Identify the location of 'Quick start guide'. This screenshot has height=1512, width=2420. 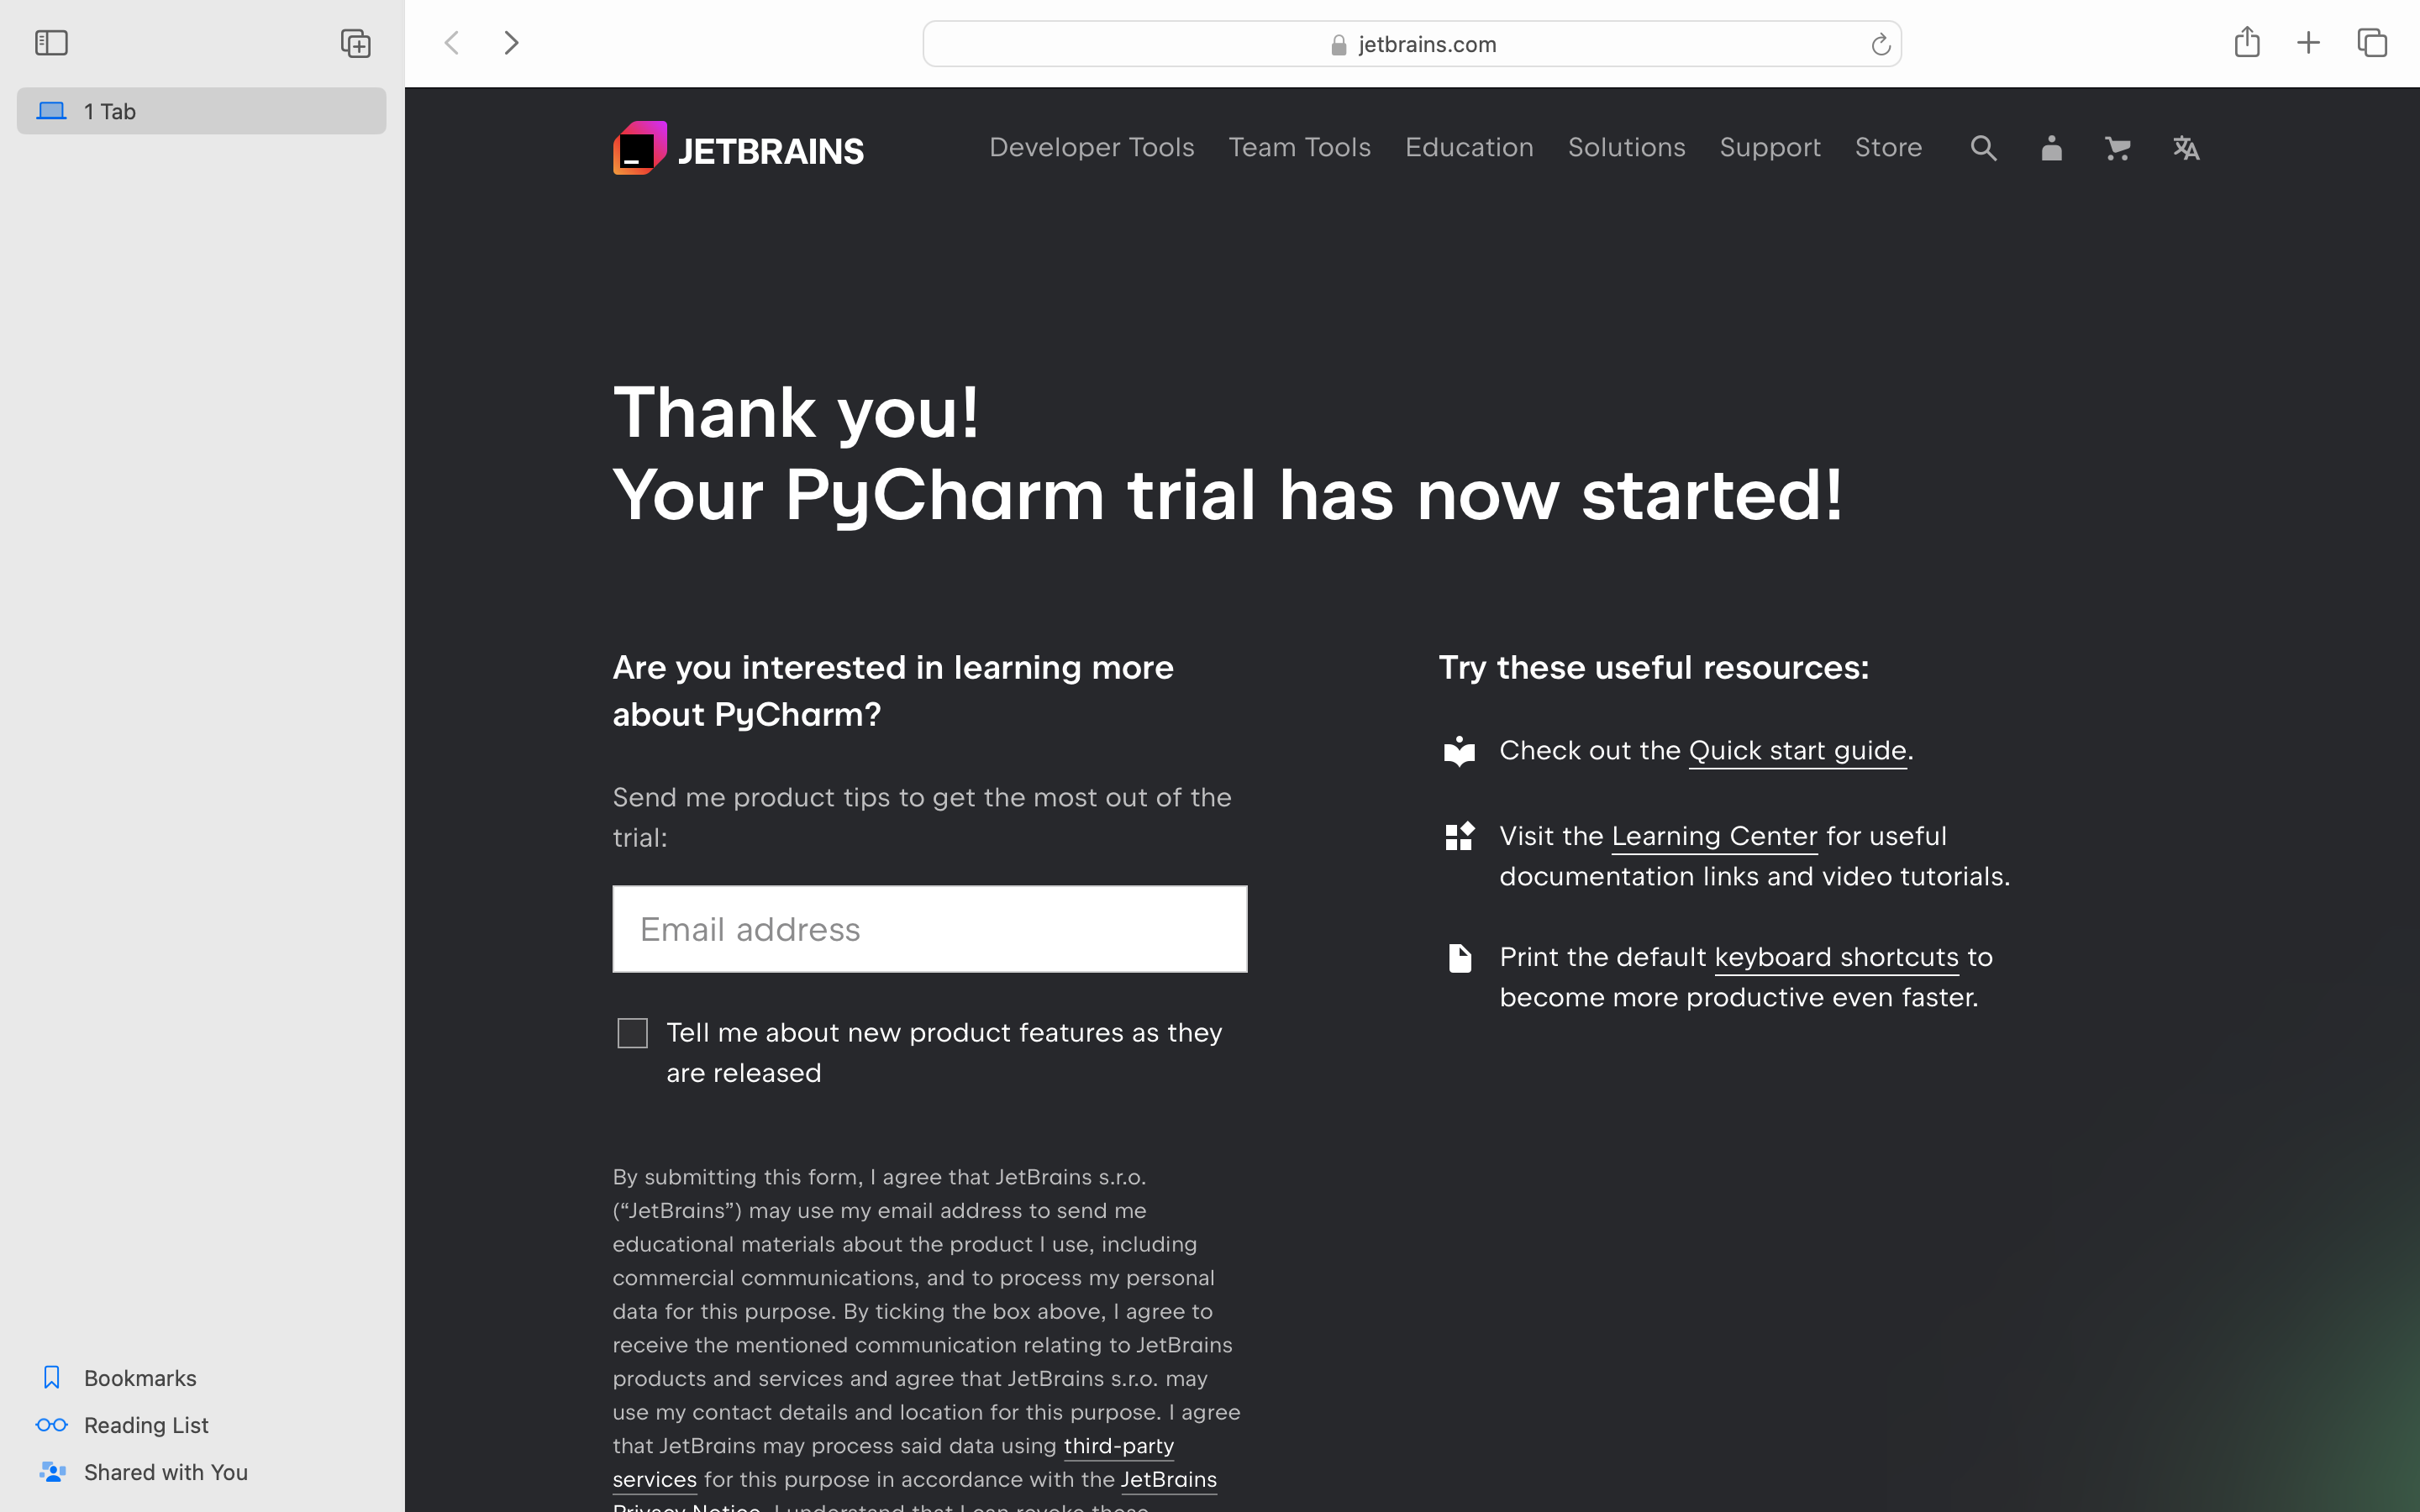
(1797, 748).